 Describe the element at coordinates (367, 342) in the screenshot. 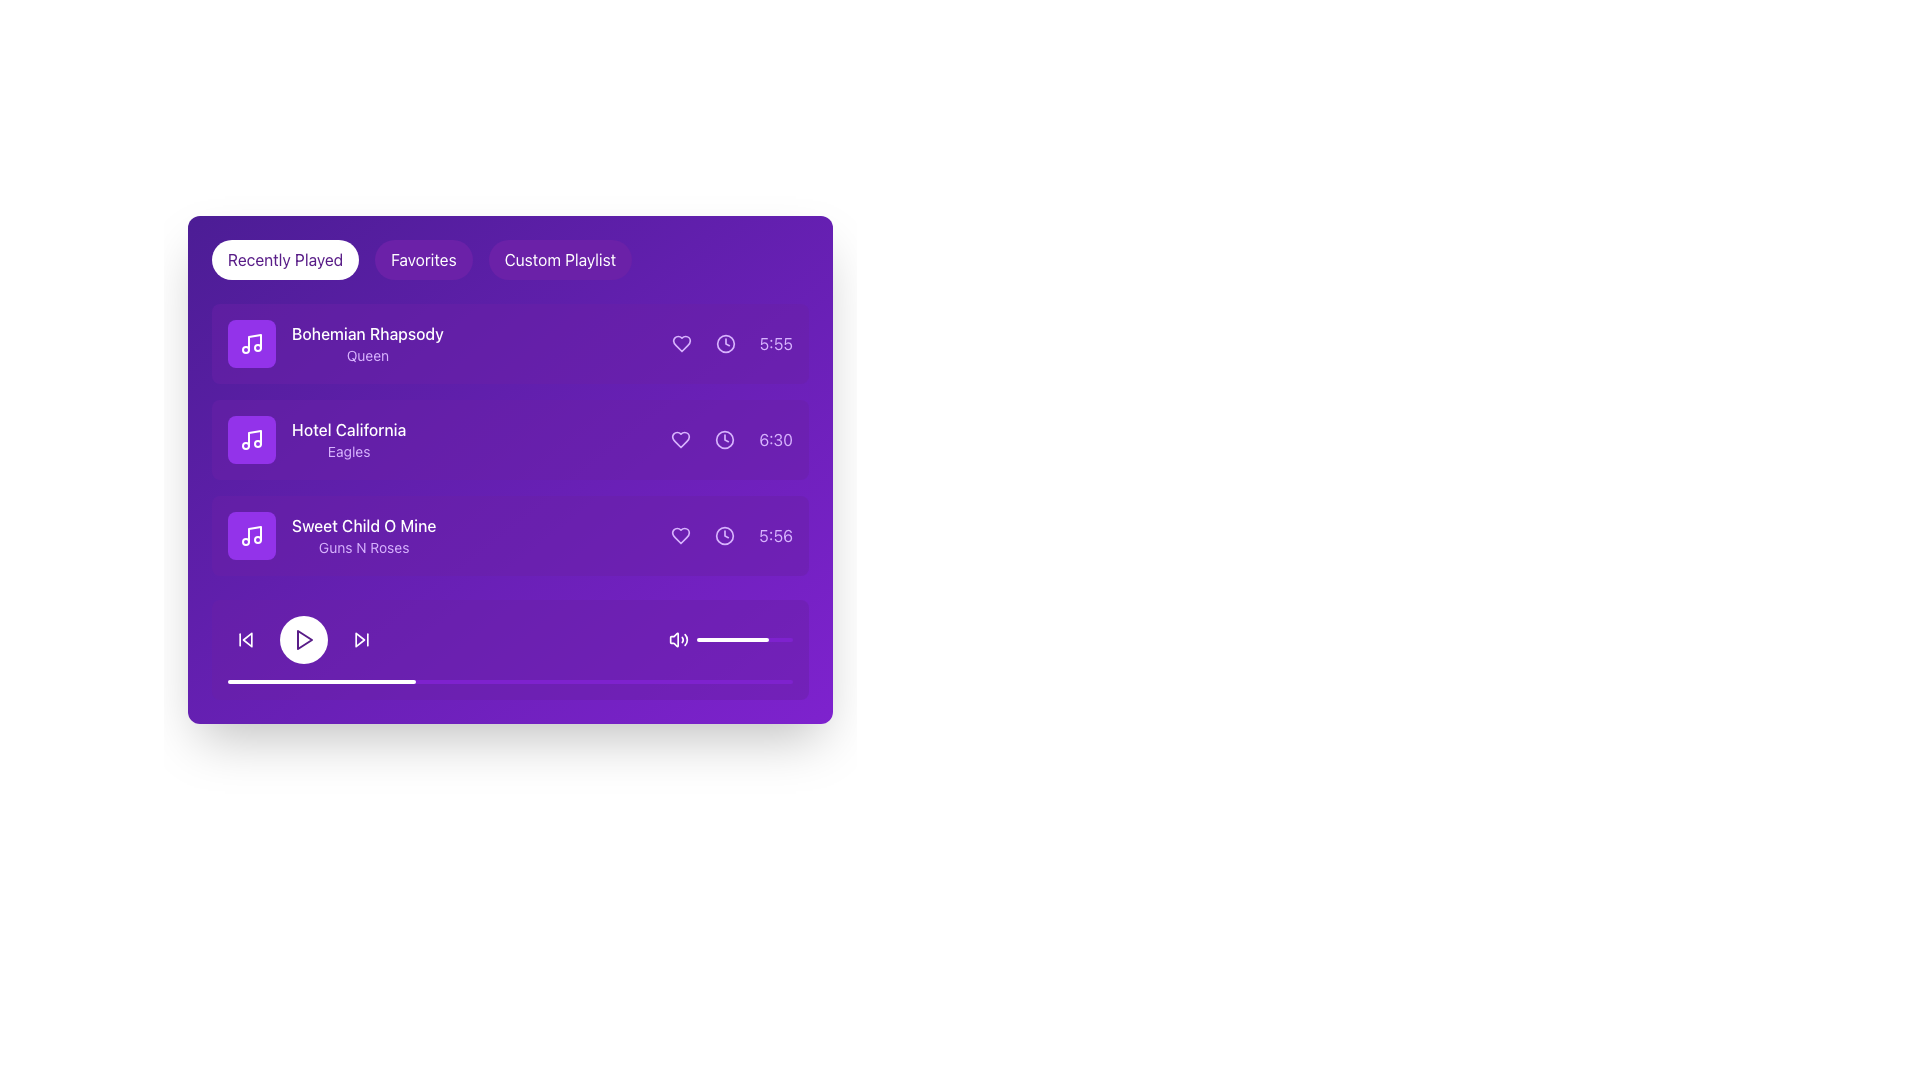

I see `the static text display component representing the song 'Bohemian Rhapsody' by 'Queen', located in the 'Recently Played' section` at that location.